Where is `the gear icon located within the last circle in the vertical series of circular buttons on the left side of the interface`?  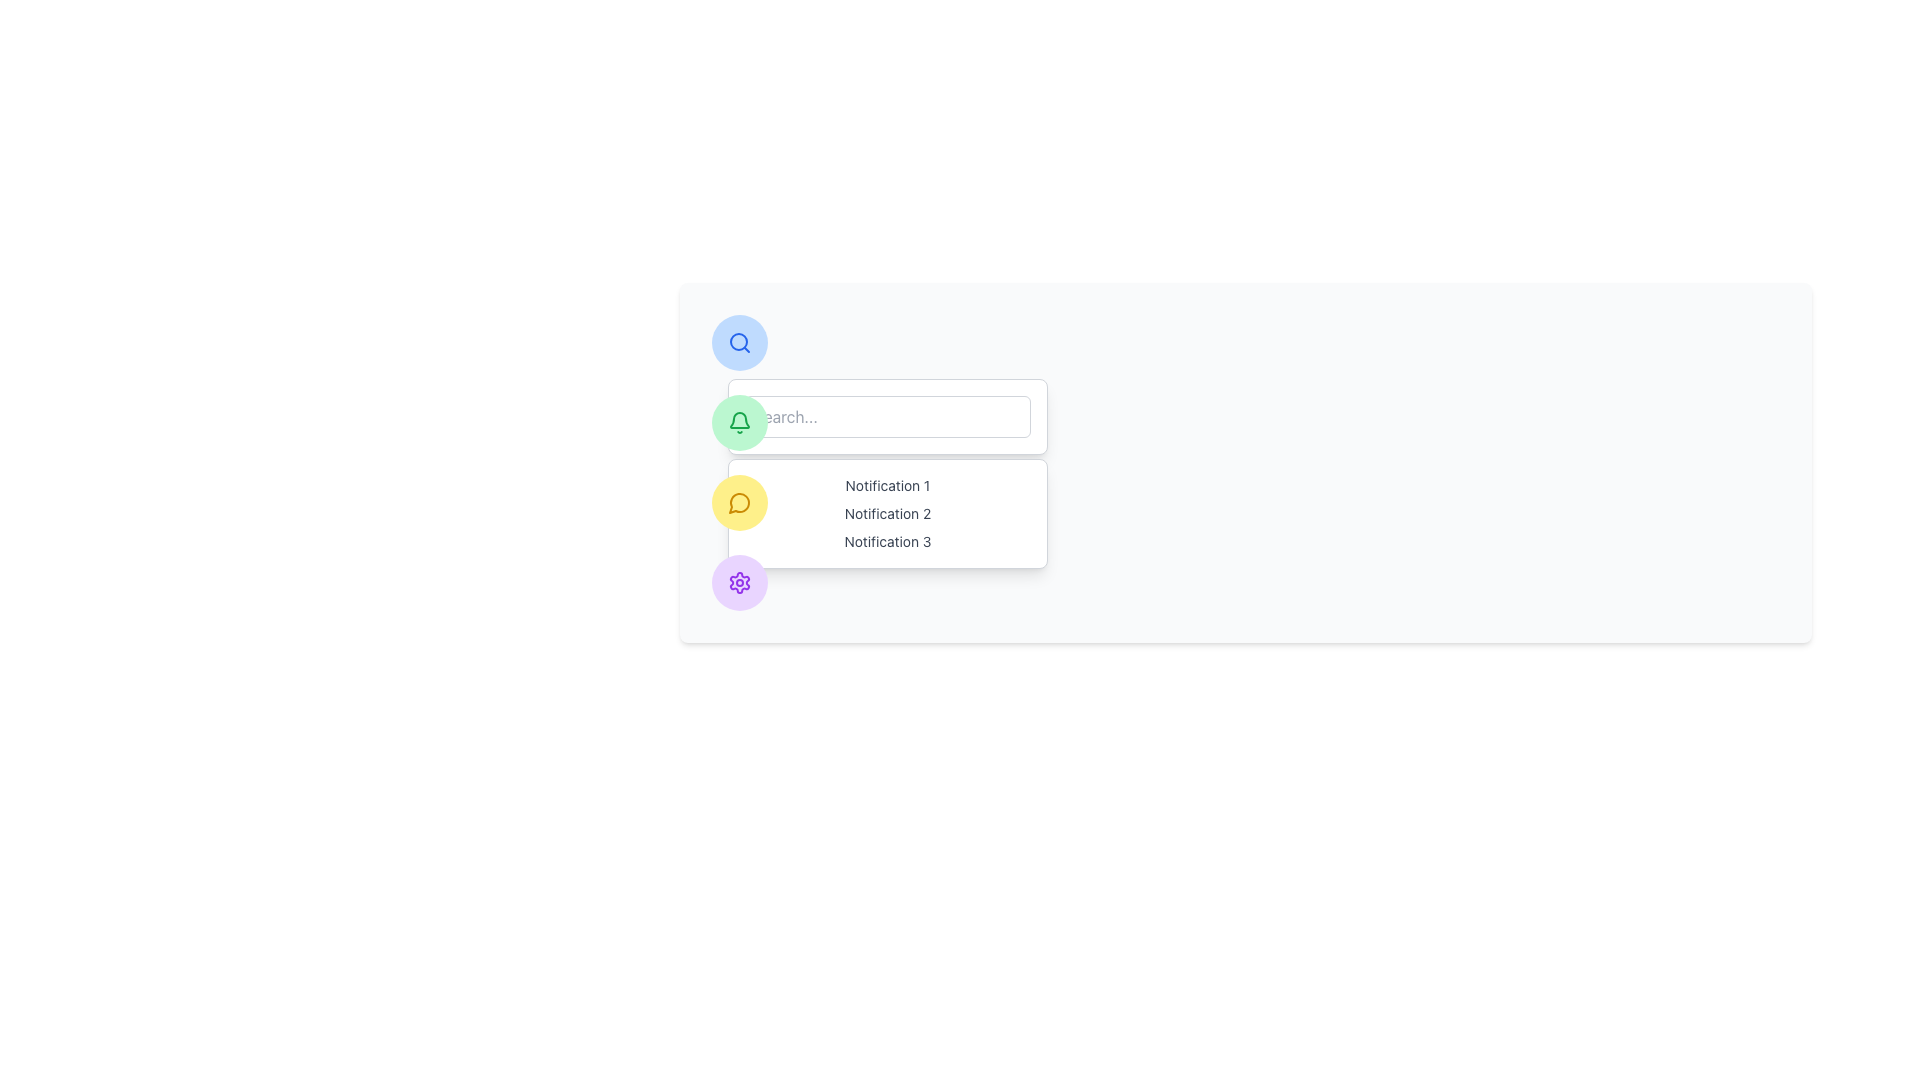
the gear icon located within the last circle in the vertical series of circular buttons on the left side of the interface is located at coordinates (738, 582).